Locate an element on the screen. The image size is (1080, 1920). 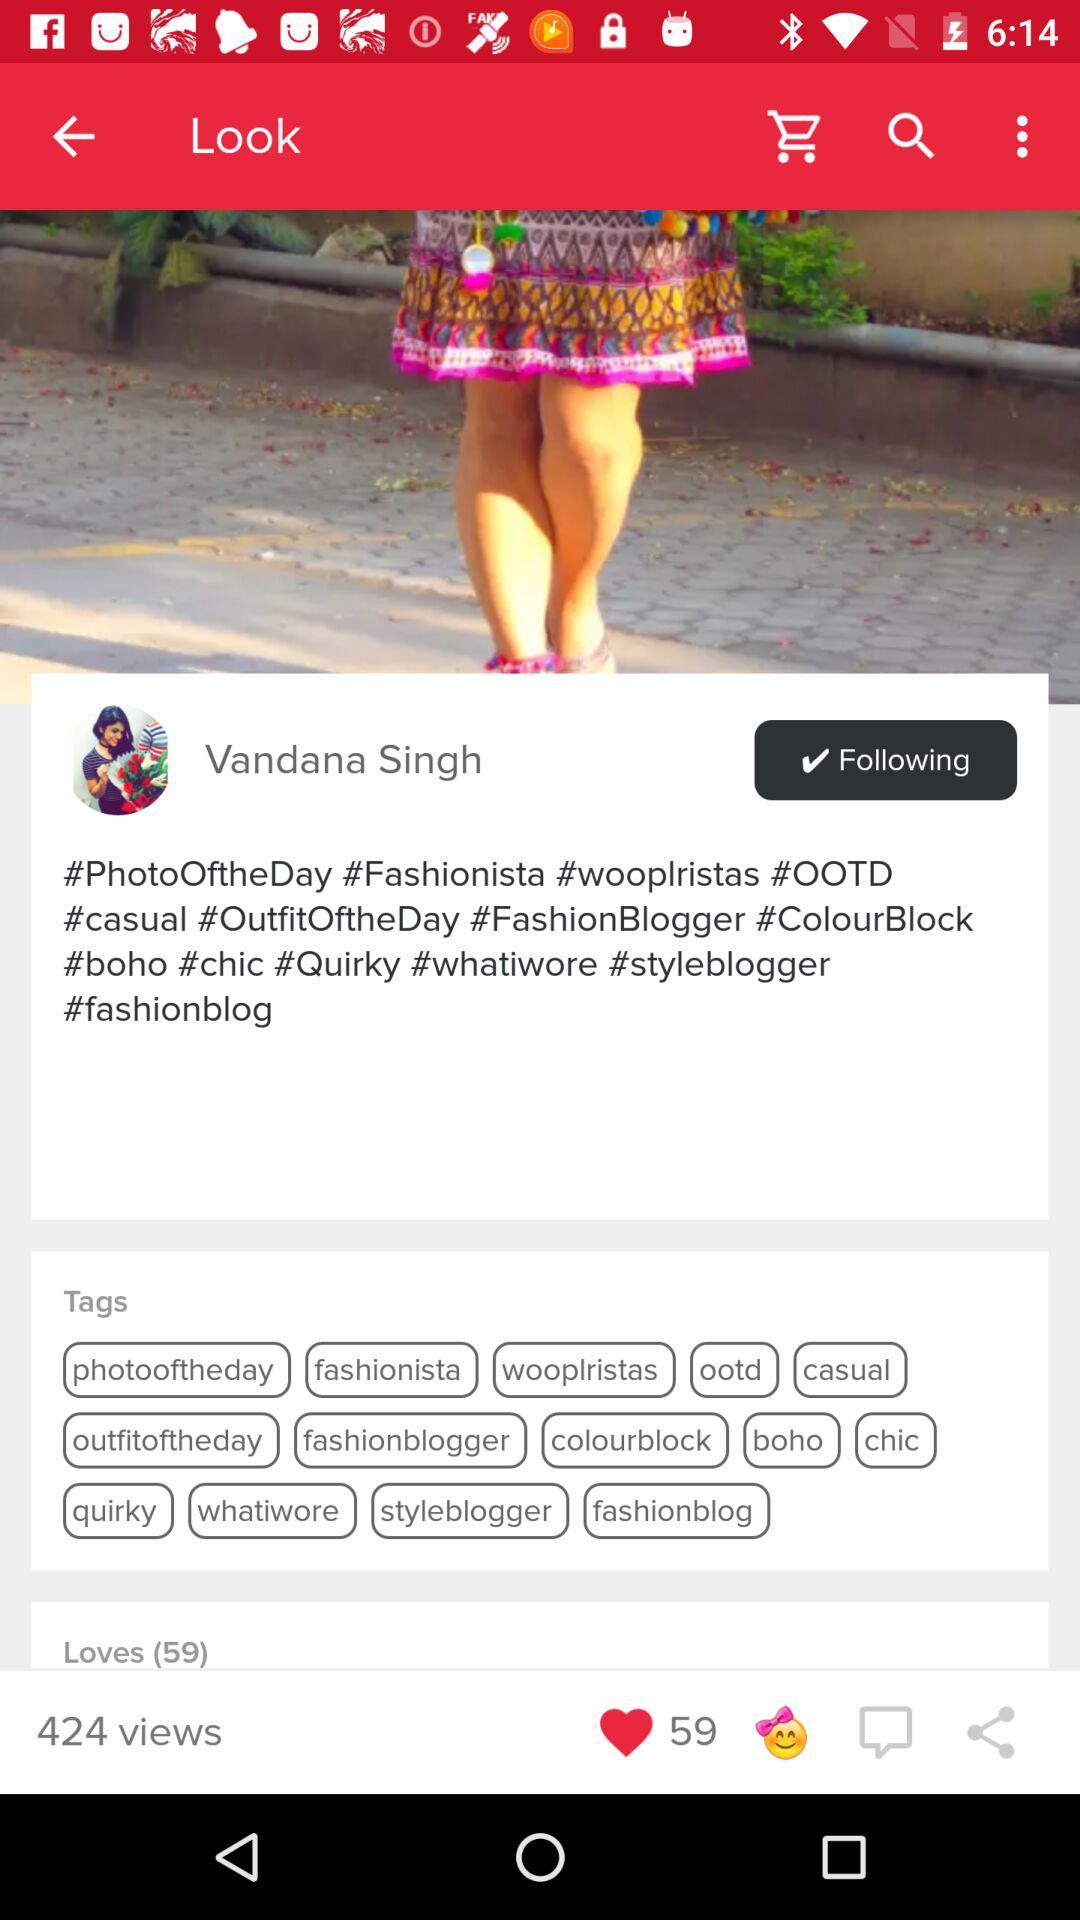
comment is located at coordinates (884, 1731).